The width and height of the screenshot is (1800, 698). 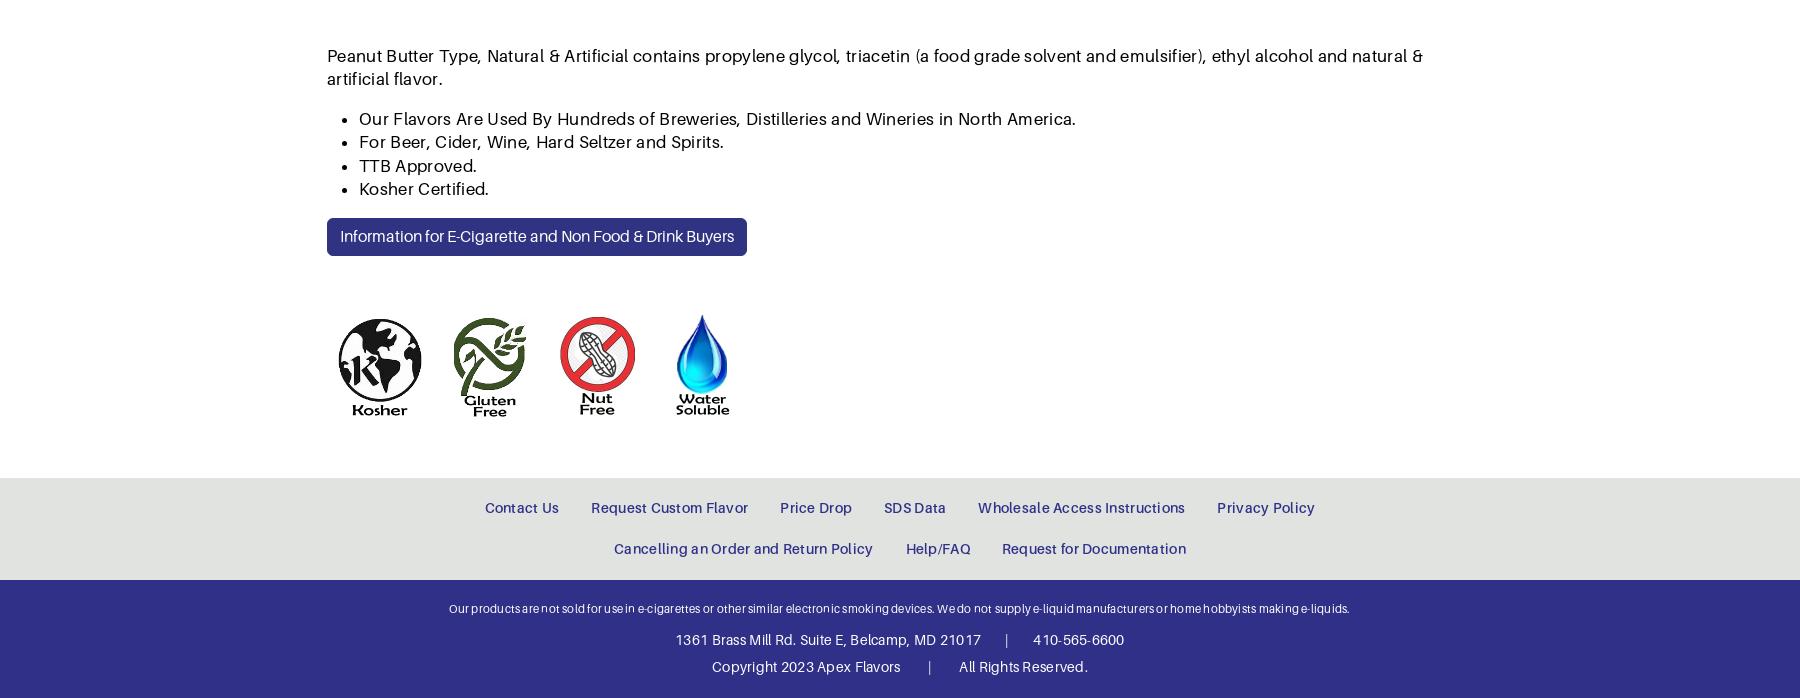 I want to click on 'Our products are not sold for use in e-cigarettes or other similar electronic smoking devices. We do not supply e-liquid manufacturers or home hobbyists making e-liquids.', so click(x=899, y=213).